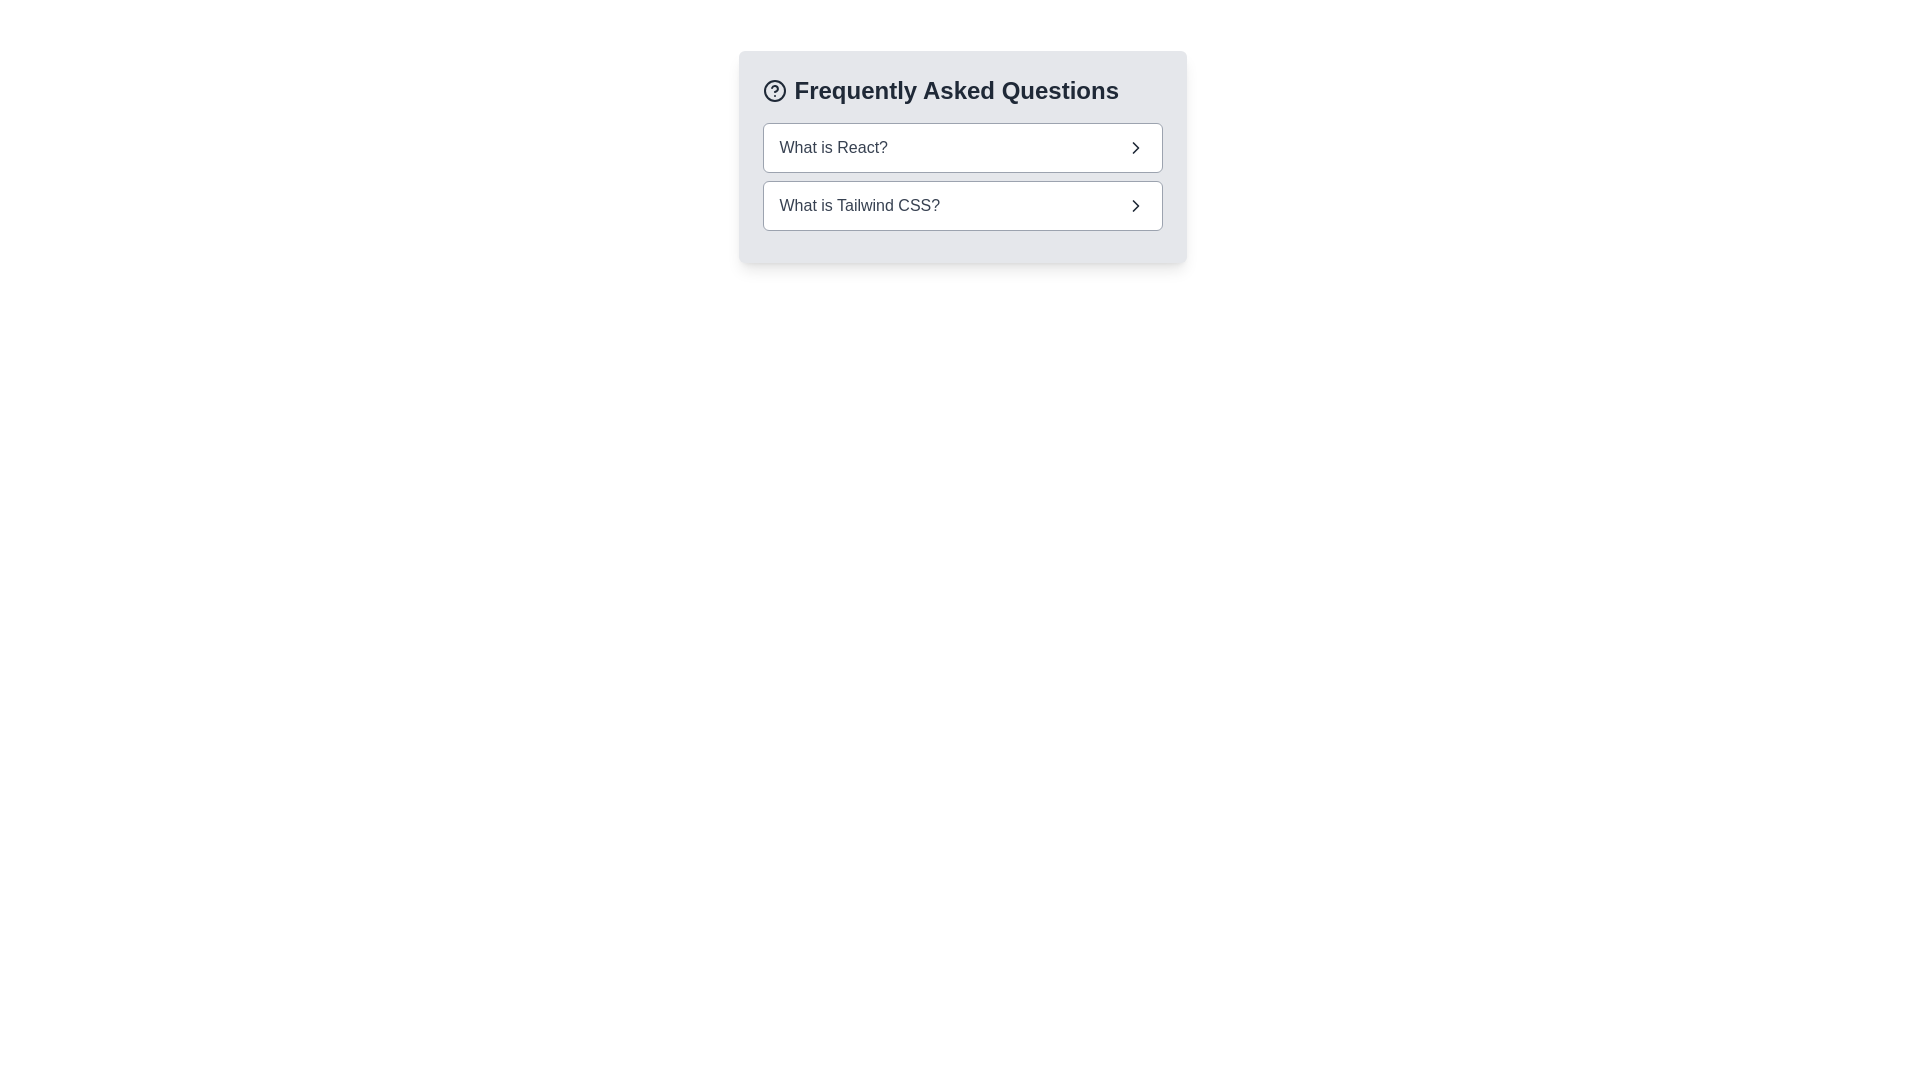 This screenshot has width=1920, height=1080. What do you see at coordinates (1135, 205) in the screenshot?
I see `the chevron icon positioned to the far-right of the 'What is Tailwind CSS?' text in the 'Frequently Asked Questions' section` at bounding box center [1135, 205].